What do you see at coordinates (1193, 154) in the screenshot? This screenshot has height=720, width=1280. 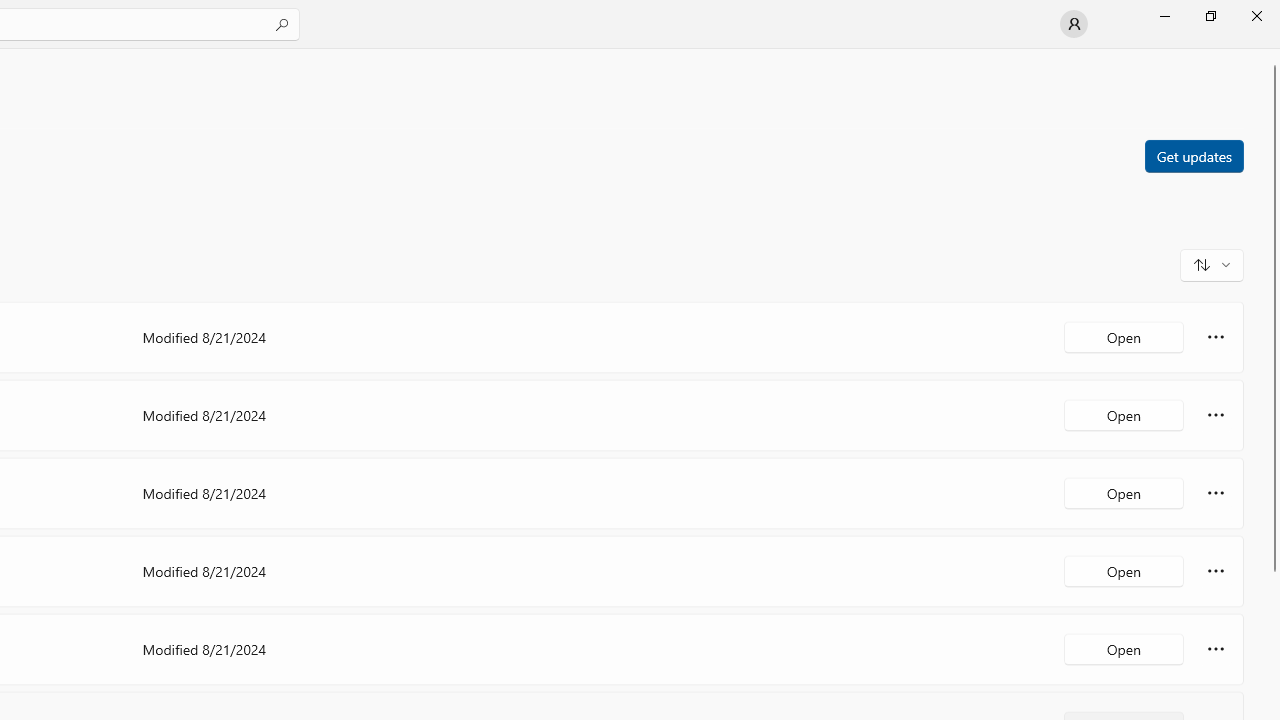 I see `'Get updates'` at bounding box center [1193, 154].